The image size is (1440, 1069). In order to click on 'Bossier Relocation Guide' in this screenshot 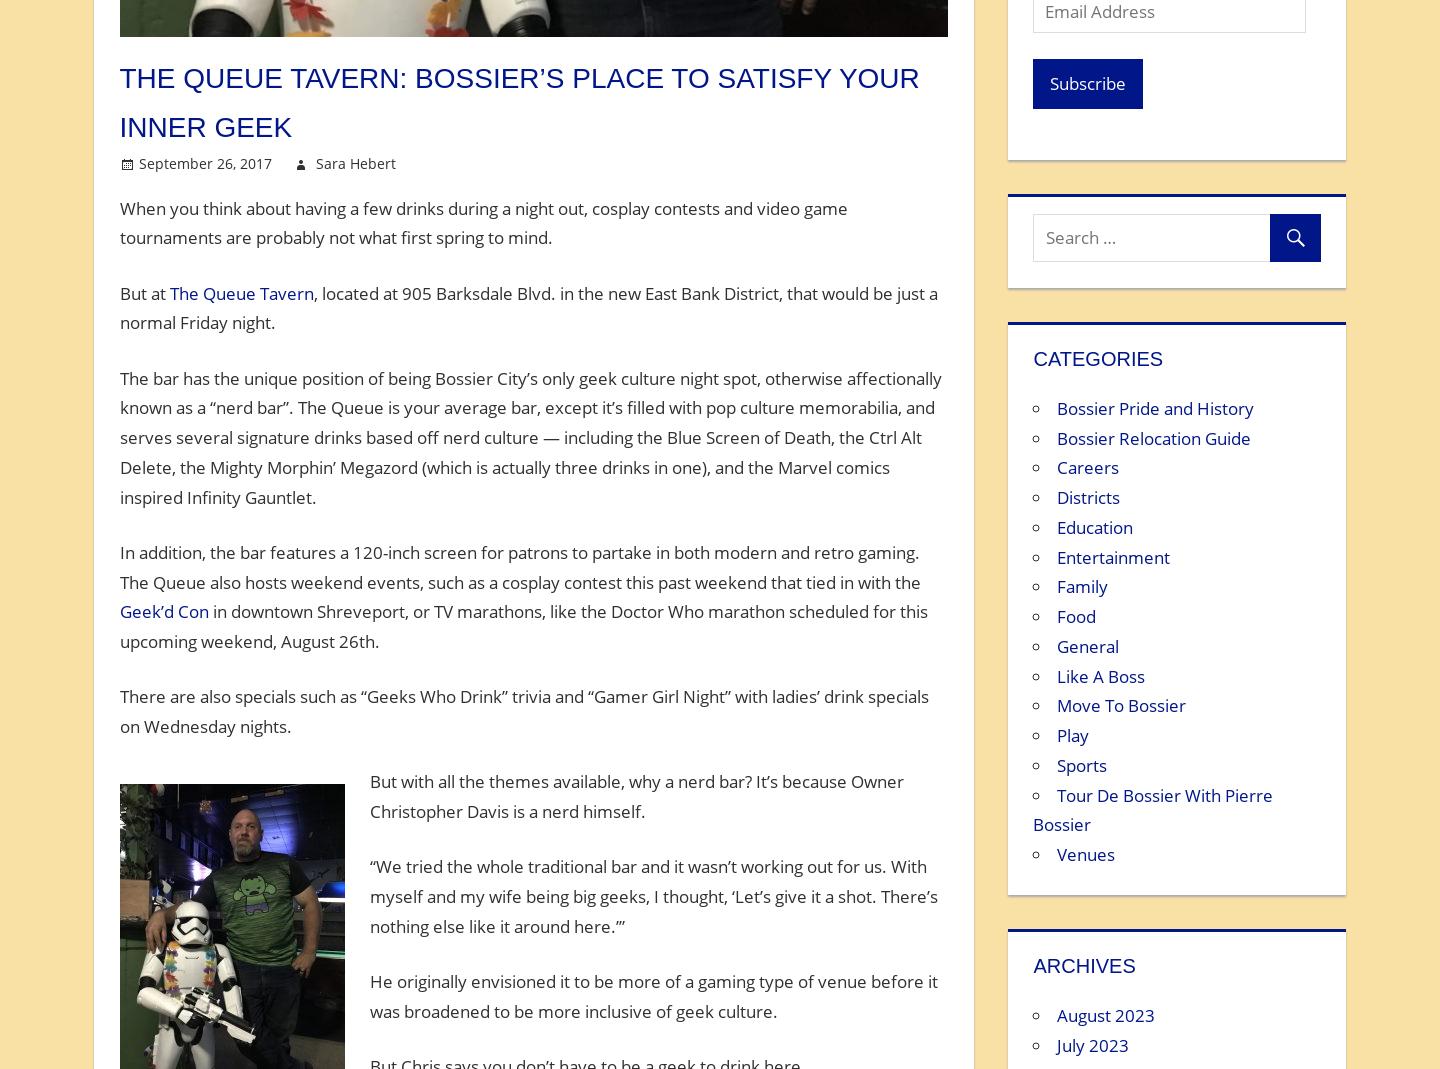, I will do `click(1154, 436)`.